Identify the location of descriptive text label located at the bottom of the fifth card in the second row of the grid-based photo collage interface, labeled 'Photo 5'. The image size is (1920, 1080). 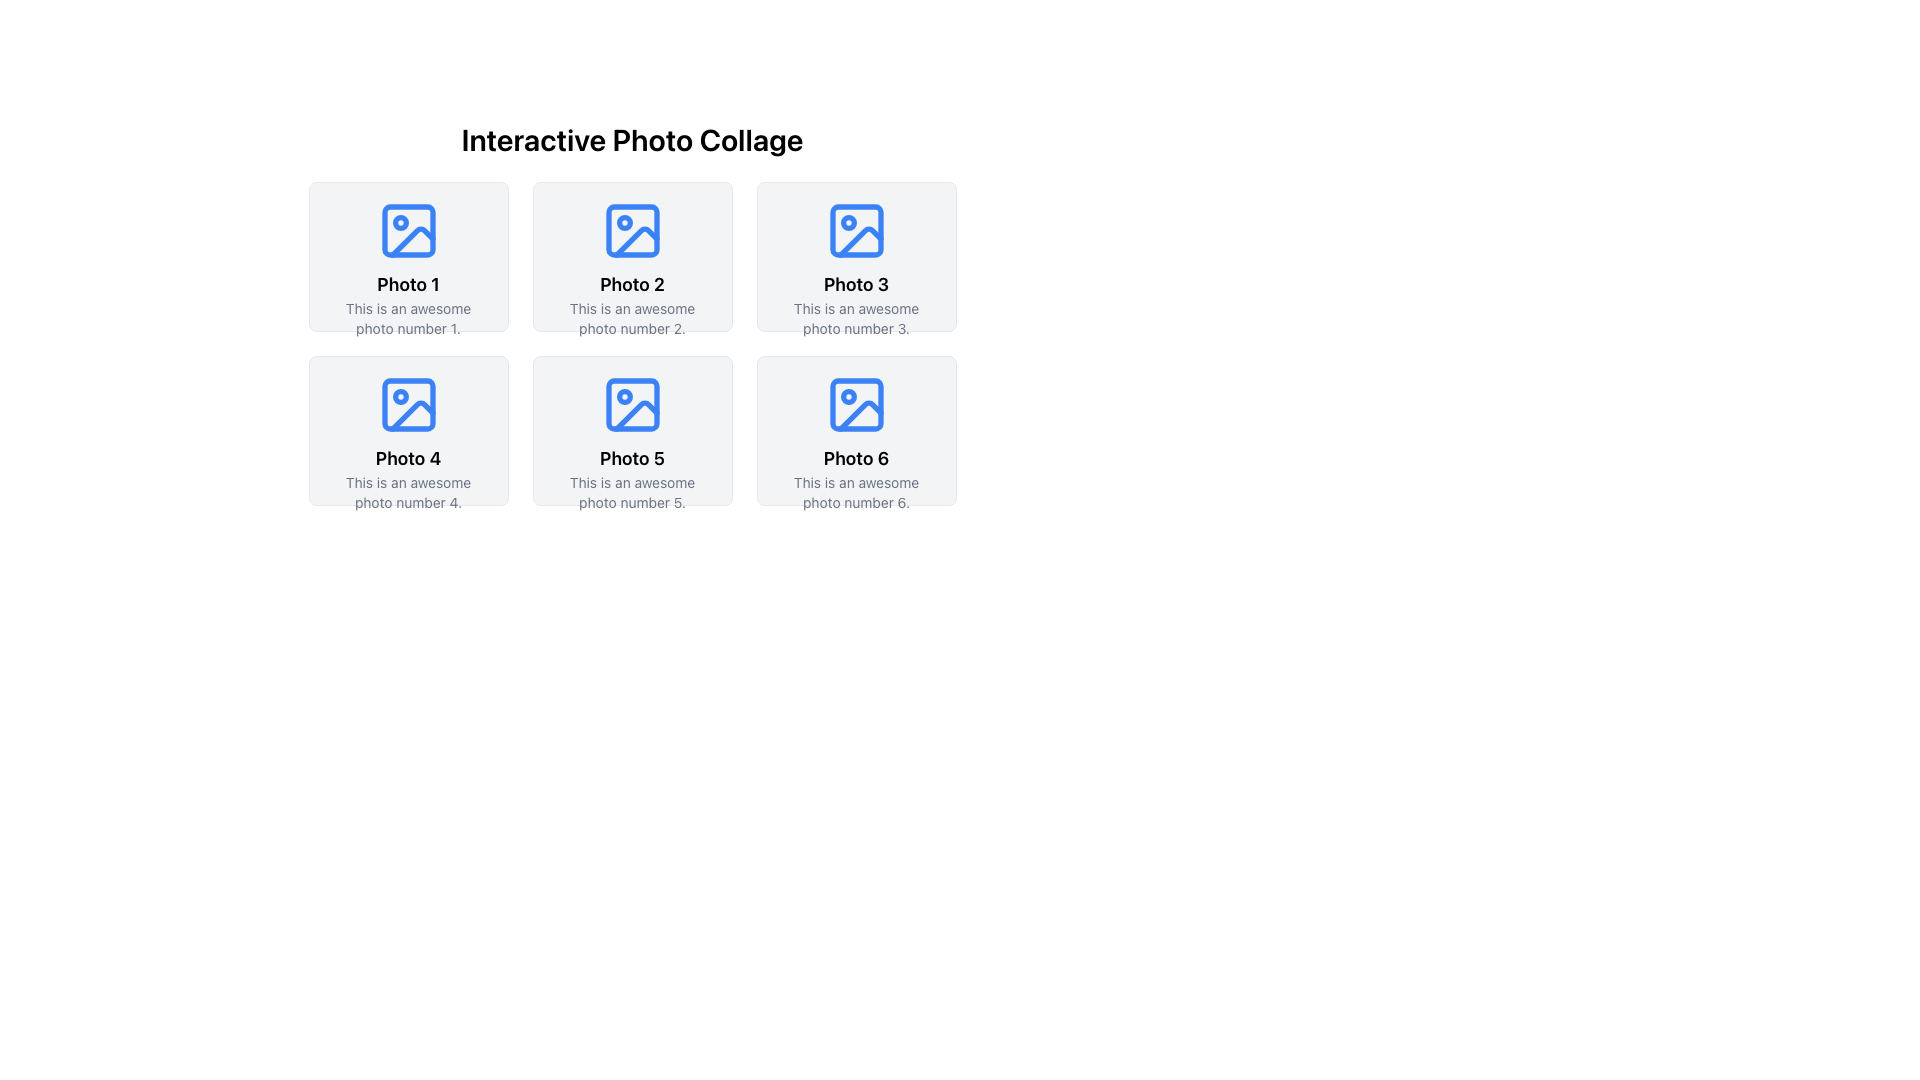
(631, 493).